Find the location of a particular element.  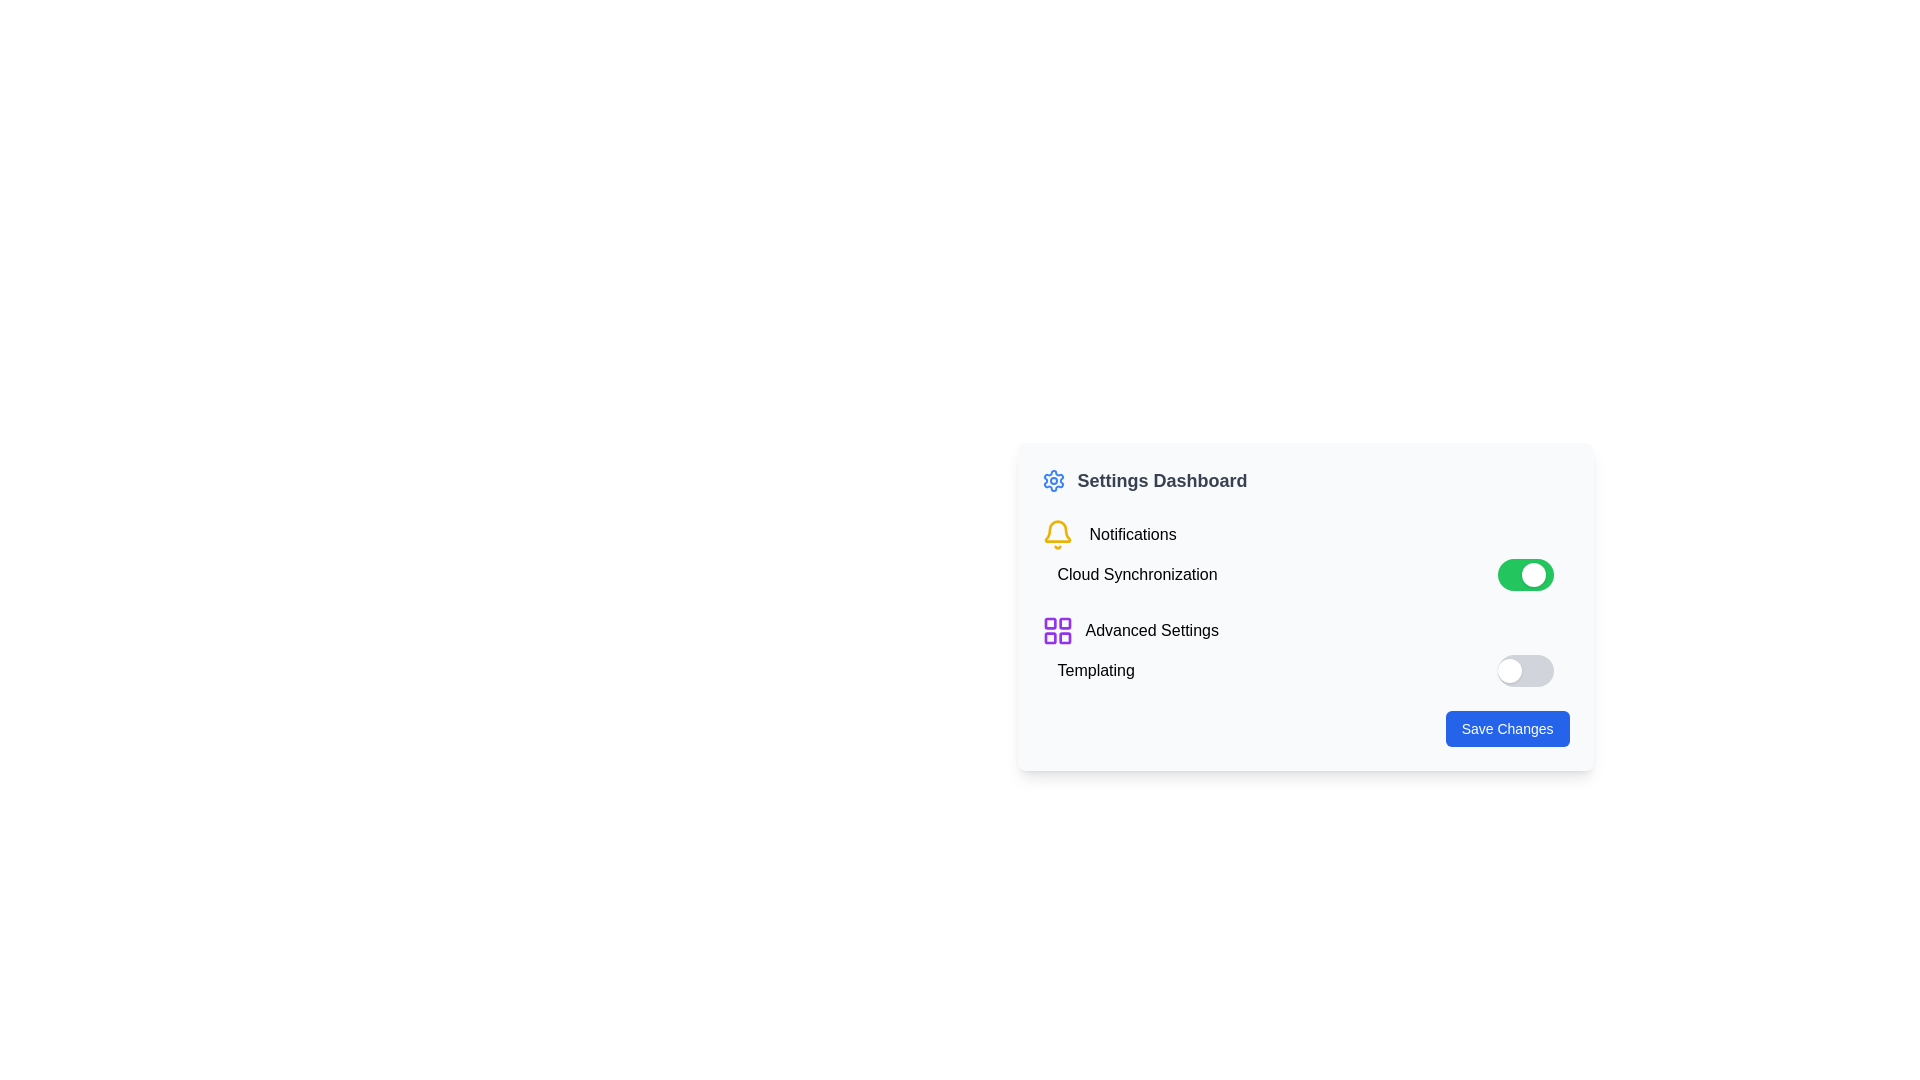

the yellow bell icon representing notifications, located left of the 'Notifications' text in the settings menu is located at coordinates (1056, 534).